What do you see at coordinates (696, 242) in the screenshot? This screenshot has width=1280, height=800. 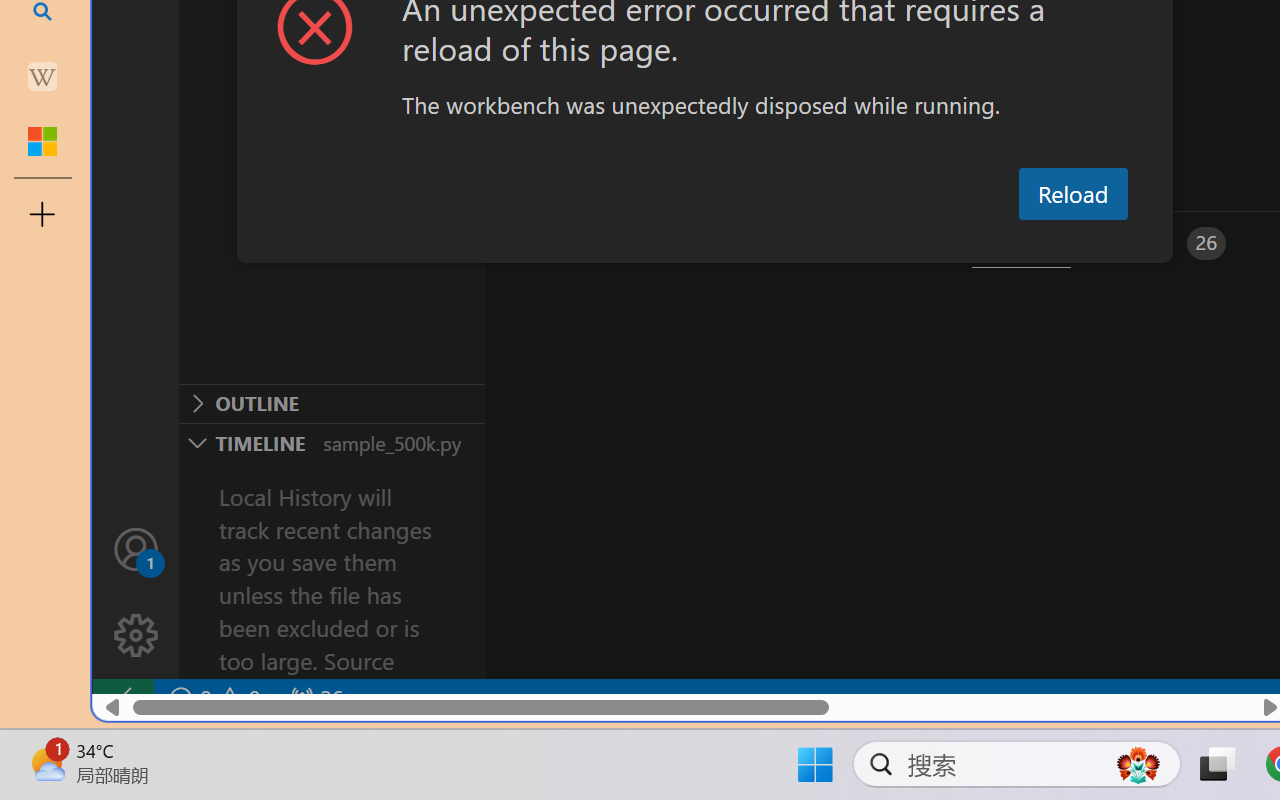 I see `'Output (Ctrl+Shift+U)'` at bounding box center [696, 242].